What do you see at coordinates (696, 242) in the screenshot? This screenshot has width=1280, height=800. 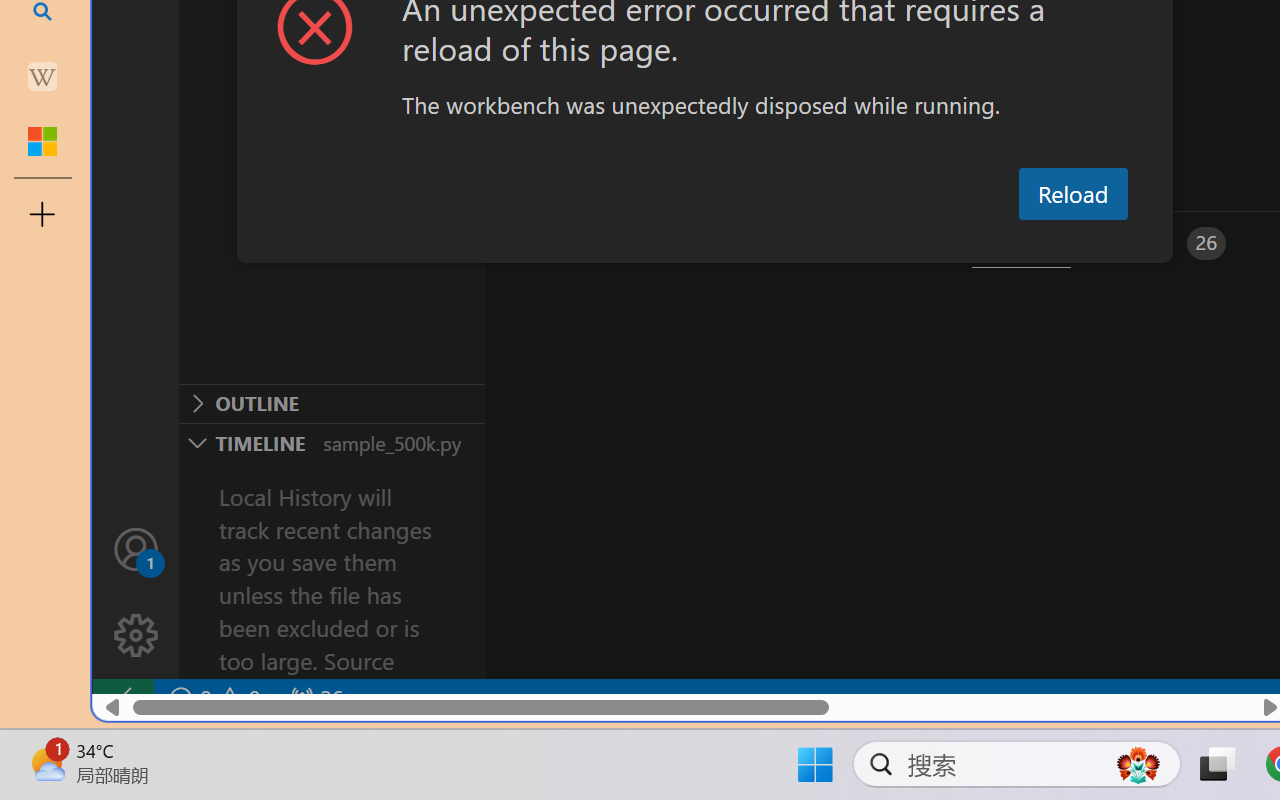 I see `'Output (Ctrl+Shift+U)'` at bounding box center [696, 242].